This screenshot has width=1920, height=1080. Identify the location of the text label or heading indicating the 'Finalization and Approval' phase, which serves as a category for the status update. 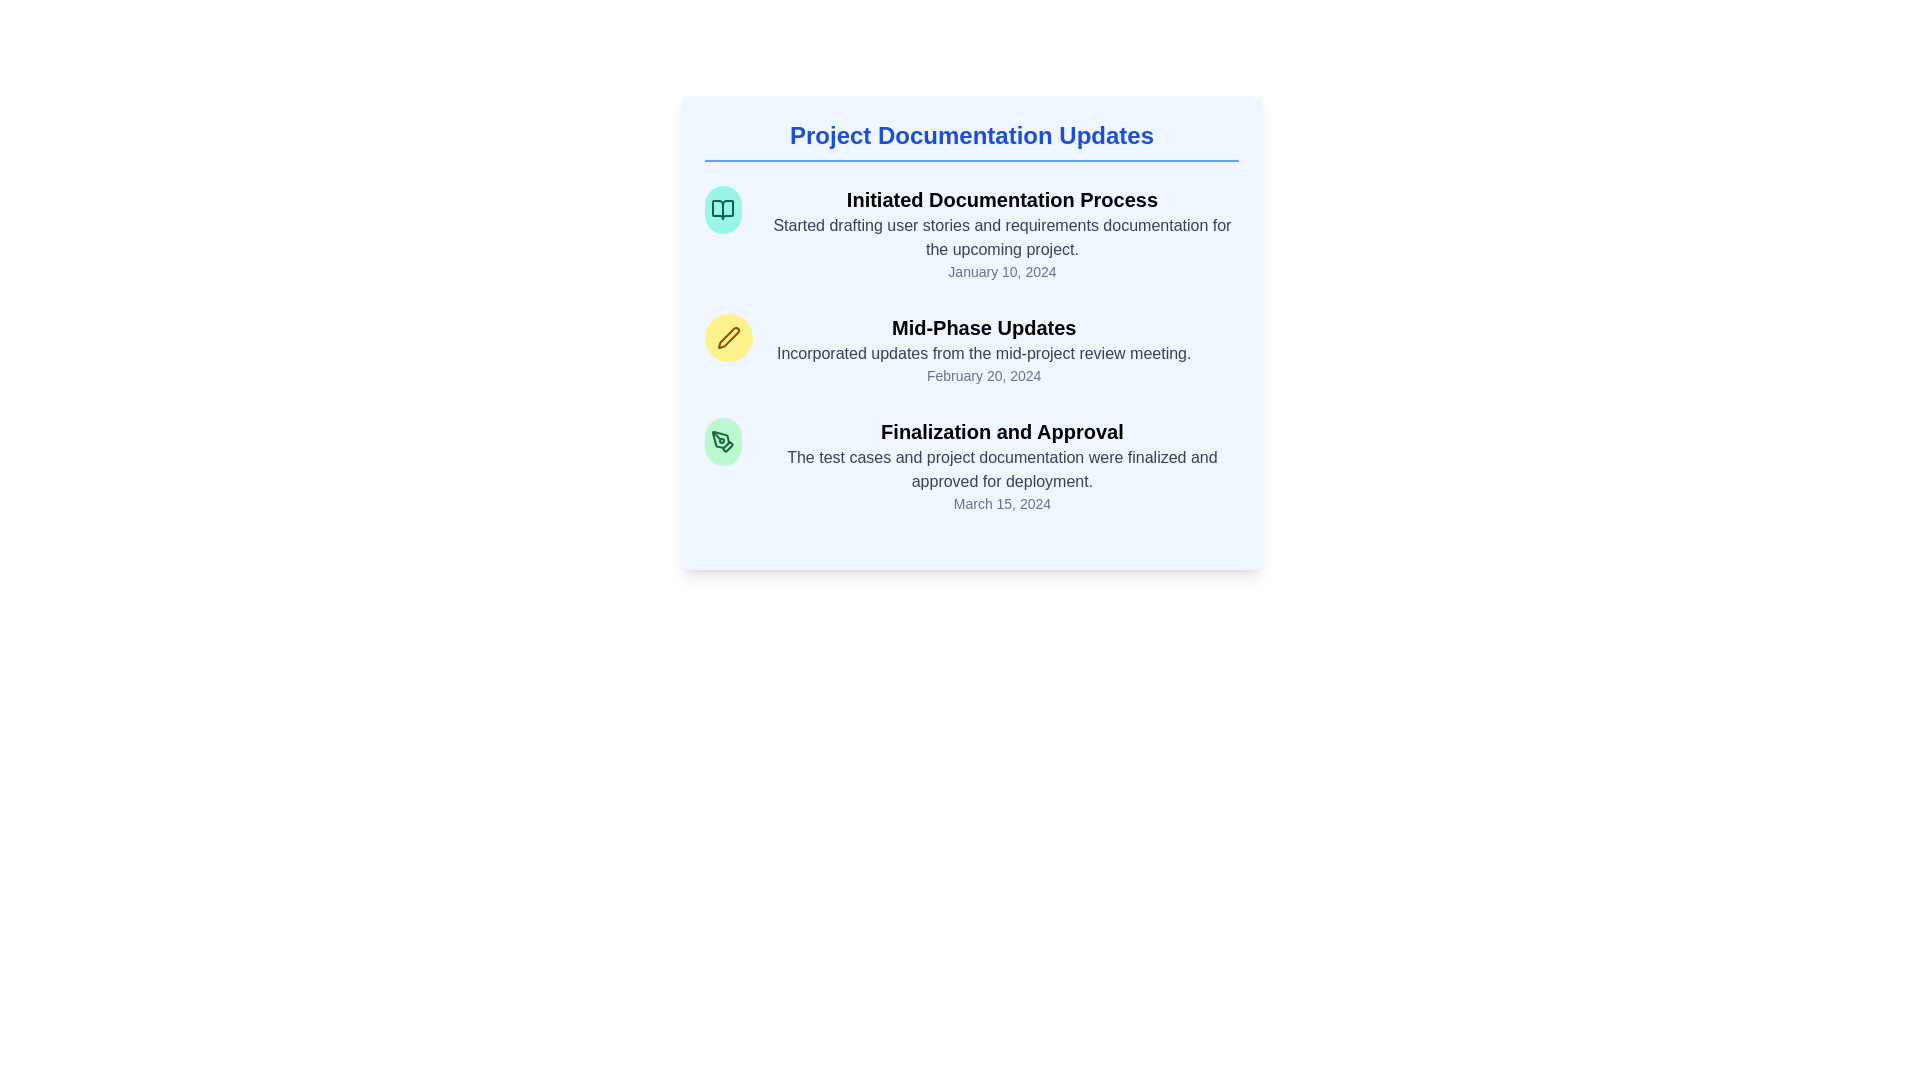
(1002, 431).